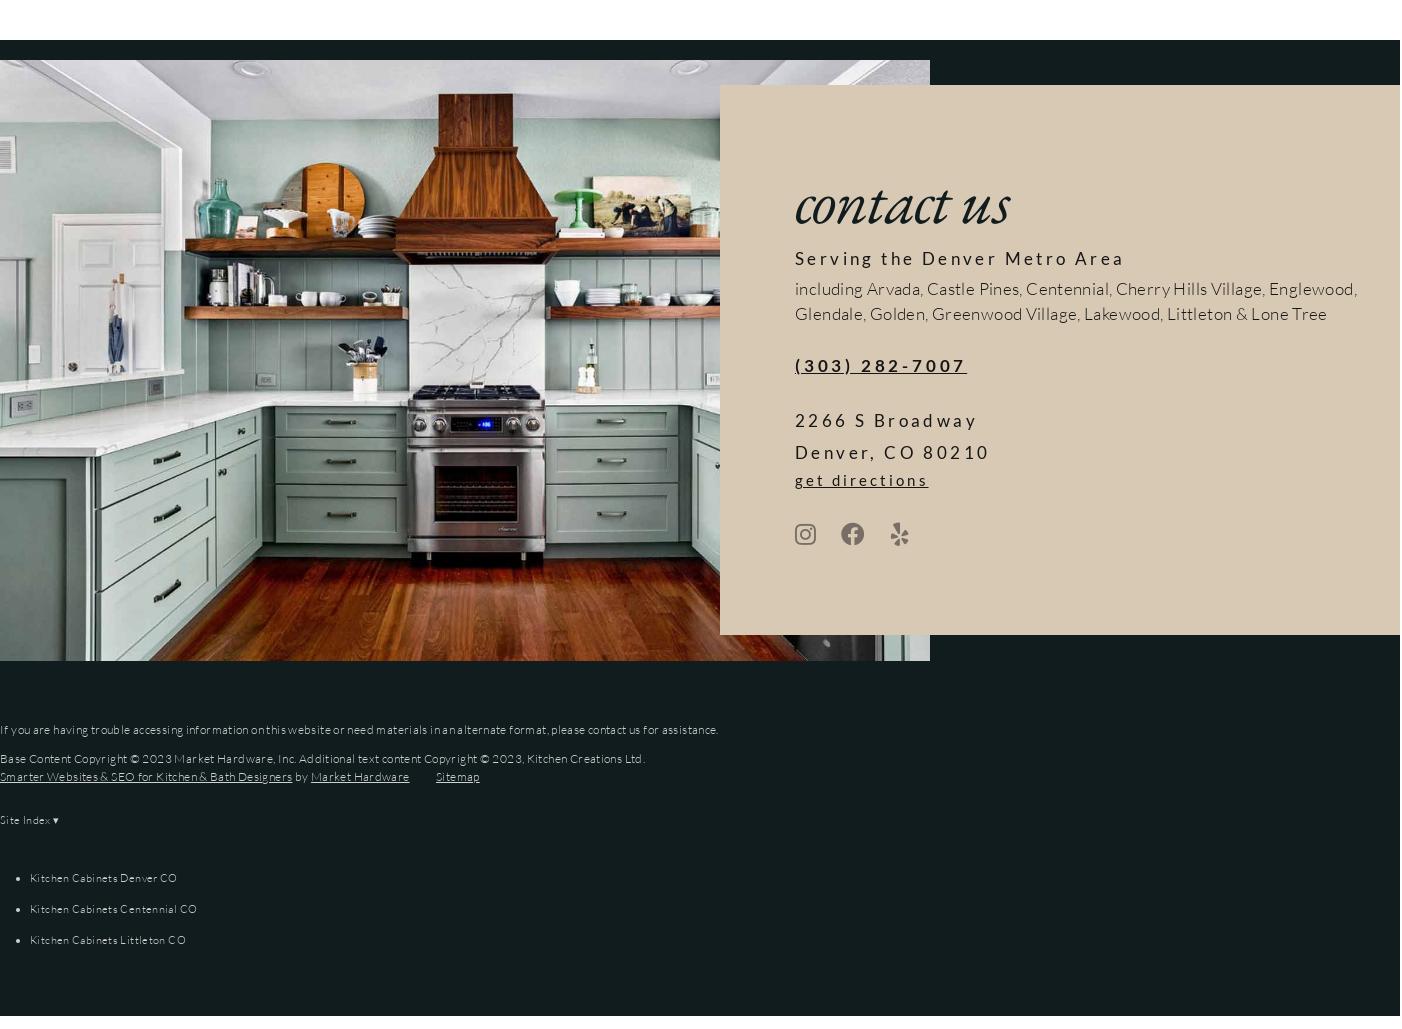 This screenshot has width=1402, height=1029. What do you see at coordinates (793, 300) in the screenshot?
I see `'including Arvada, Castle Pines, Centennial, Cherry Hills Village, Englewood, Glendale, Golden, Greenwood Village, Lakewood, Littleton & Lone Tree'` at bounding box center [793, 300].